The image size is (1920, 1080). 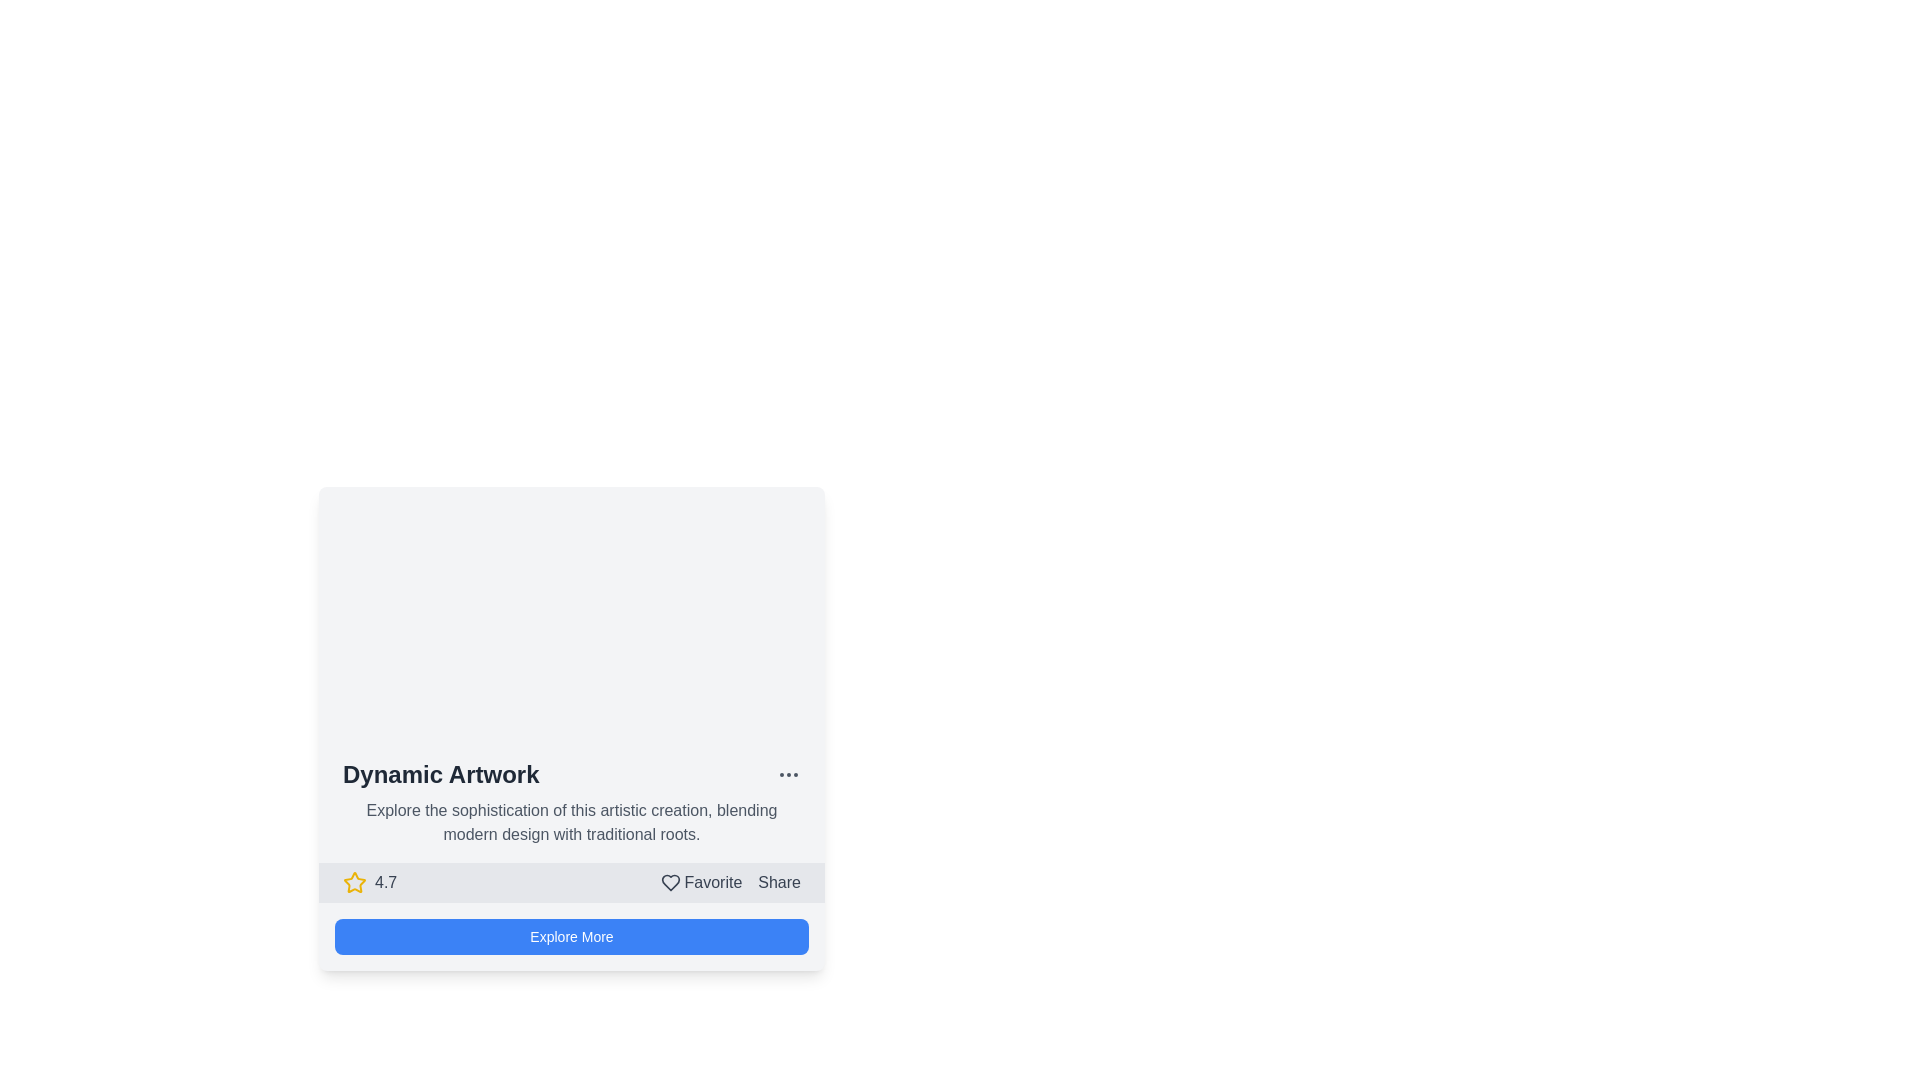 What do you see at coordinates (787, 774) in the screenshot?
I see `the Ellipsis Menu Button, represented by three gray dots, located at the far-right side of the 'Dynamic Artwork' title in the top section of the card UI` at bounding box center [787, 774].